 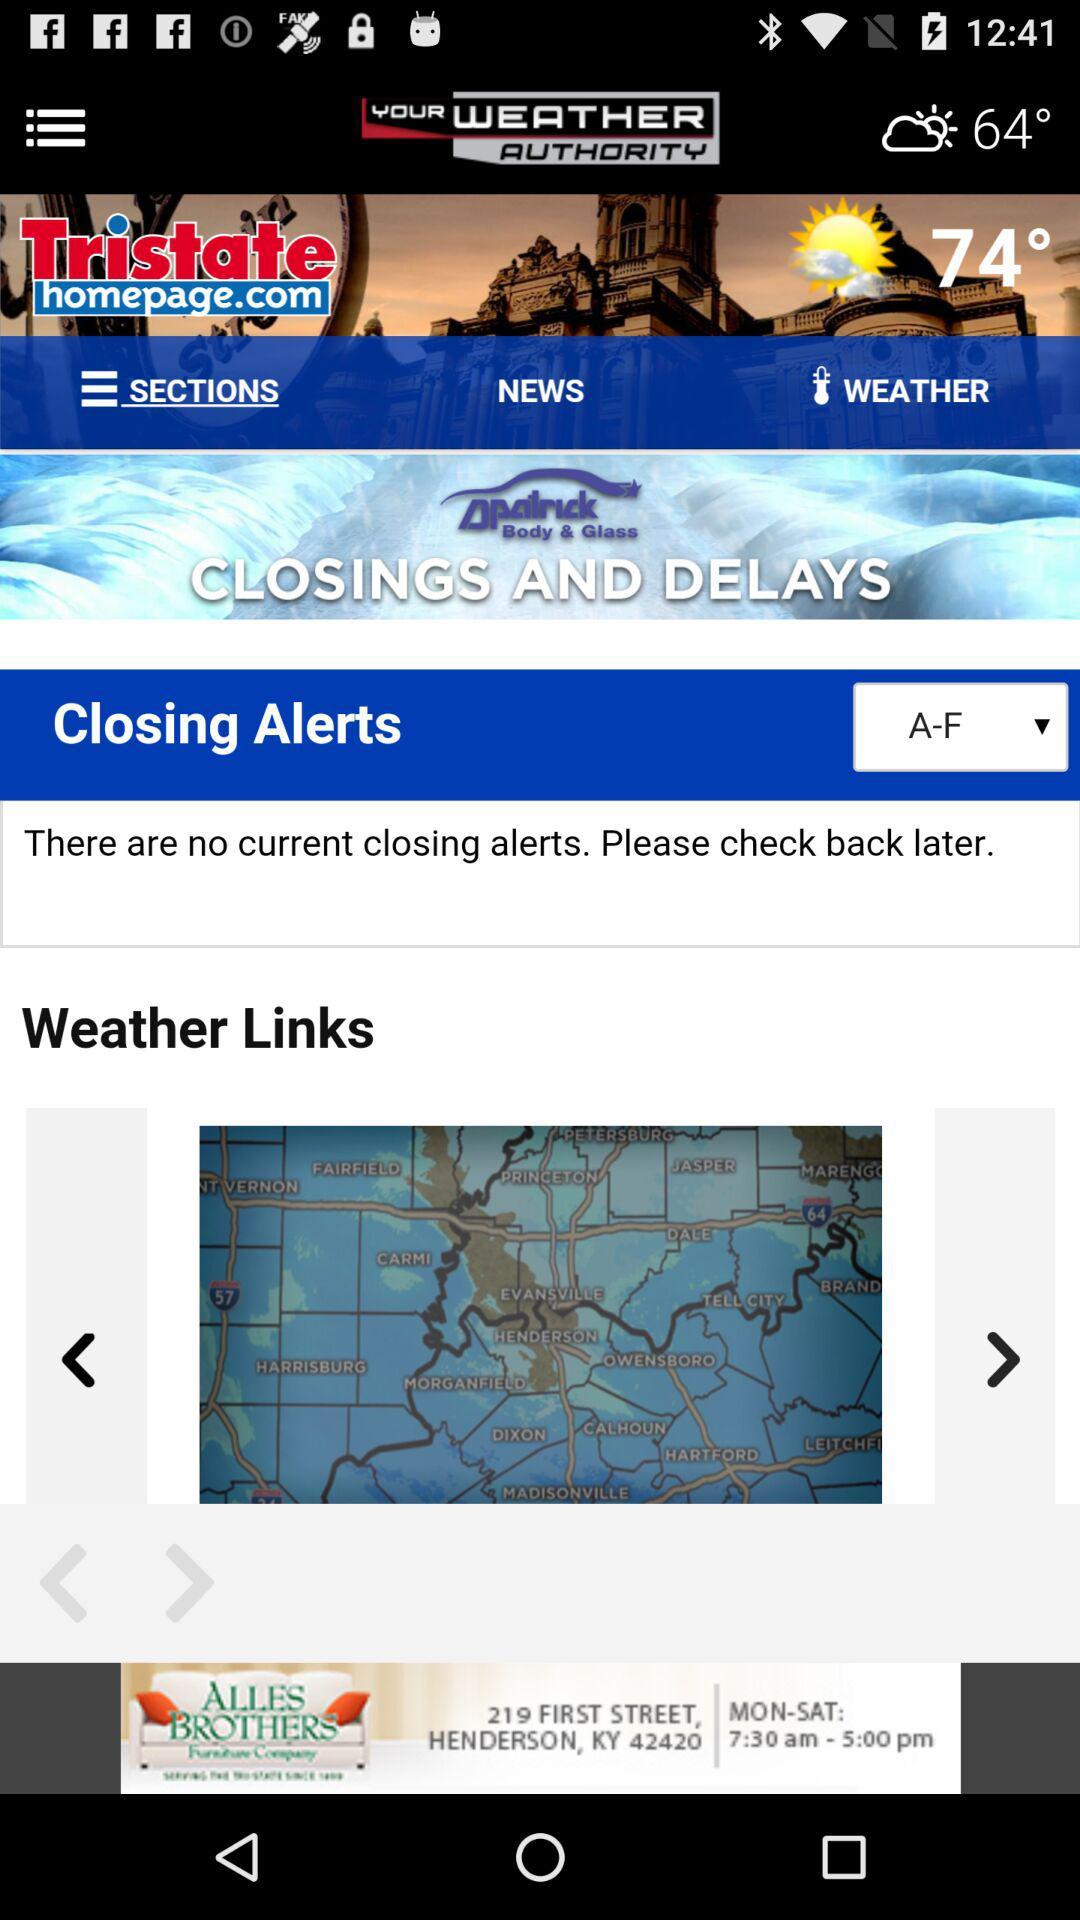 What do you see at coordinates (540, 1727) in the screenshot?
I see `advertisement link` at bounding box center [540, 1727].